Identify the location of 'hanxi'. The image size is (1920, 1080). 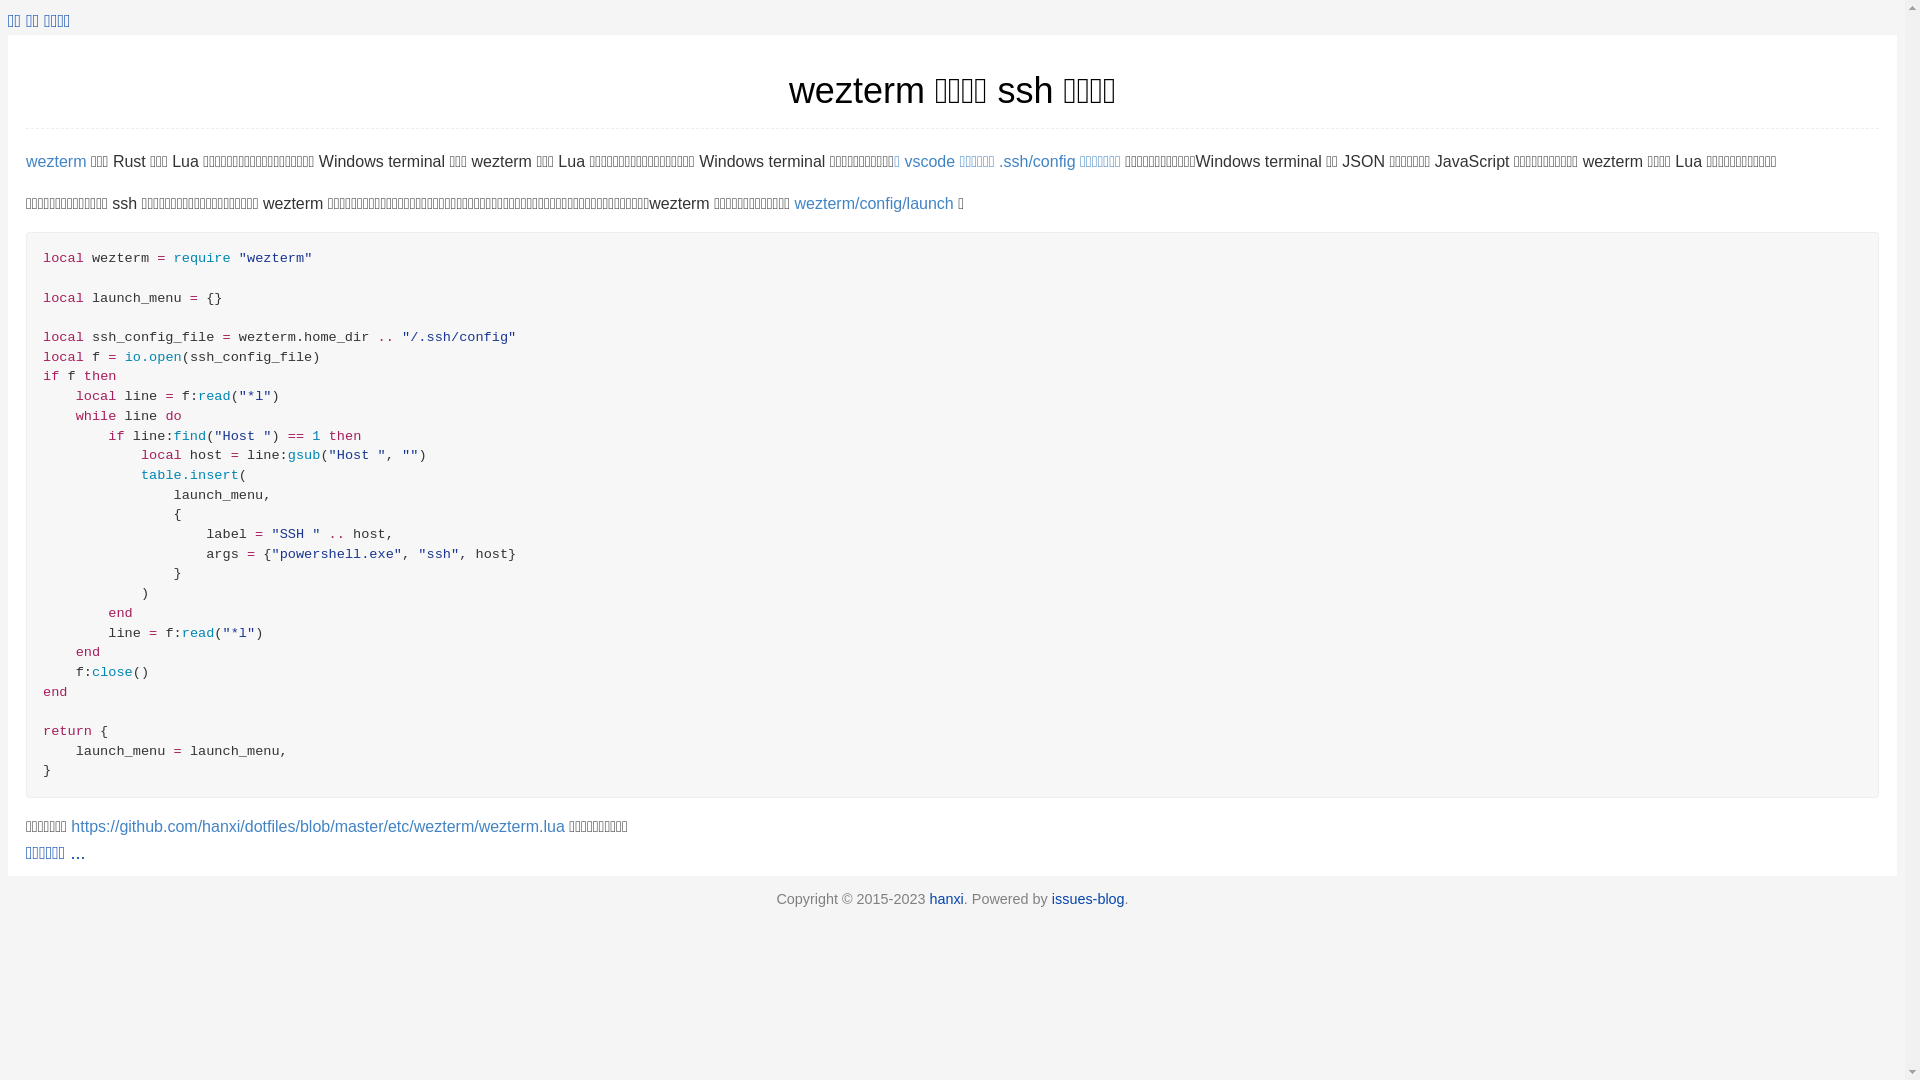
(944, 897).